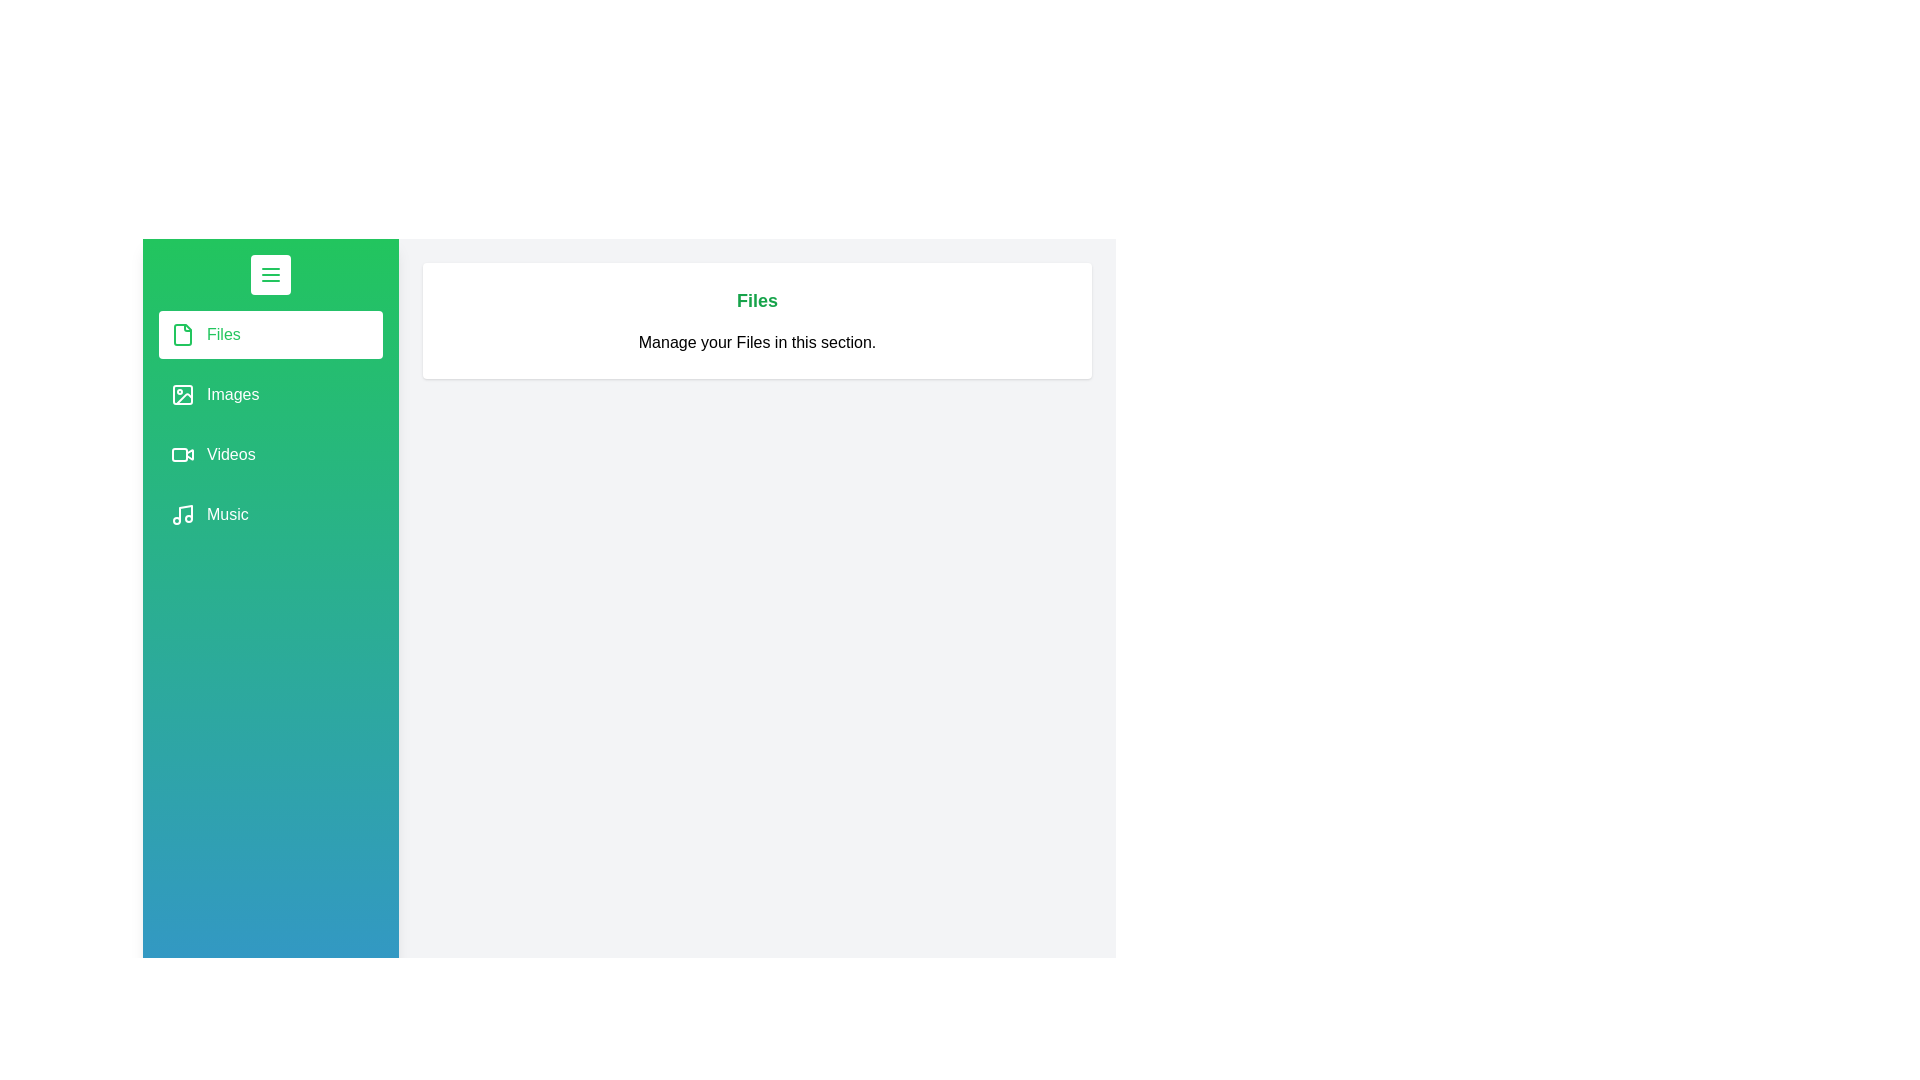  I want to click on the section labeled Files in the drawer menu, so click(269, 334).